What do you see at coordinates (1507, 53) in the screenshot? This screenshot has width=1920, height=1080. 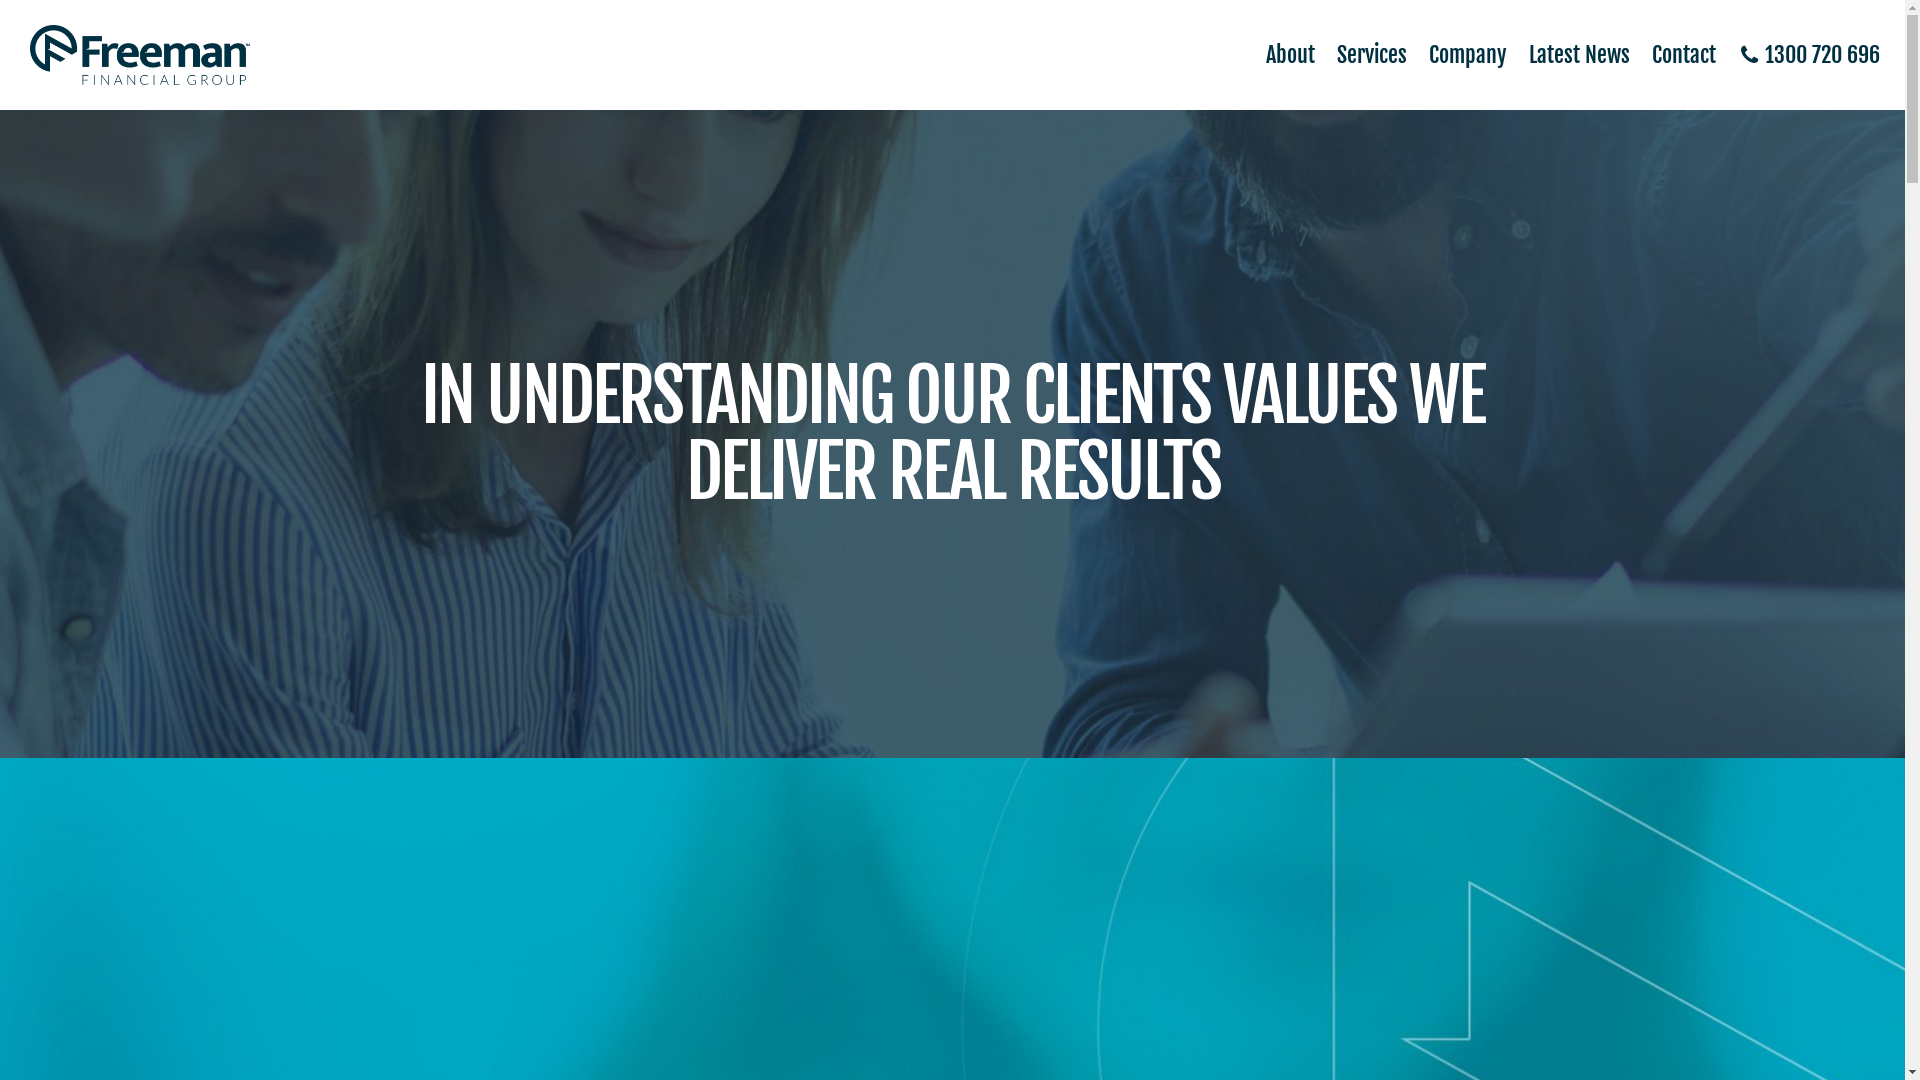 I see `'Latest News'` at bounding box center [1507, 53].